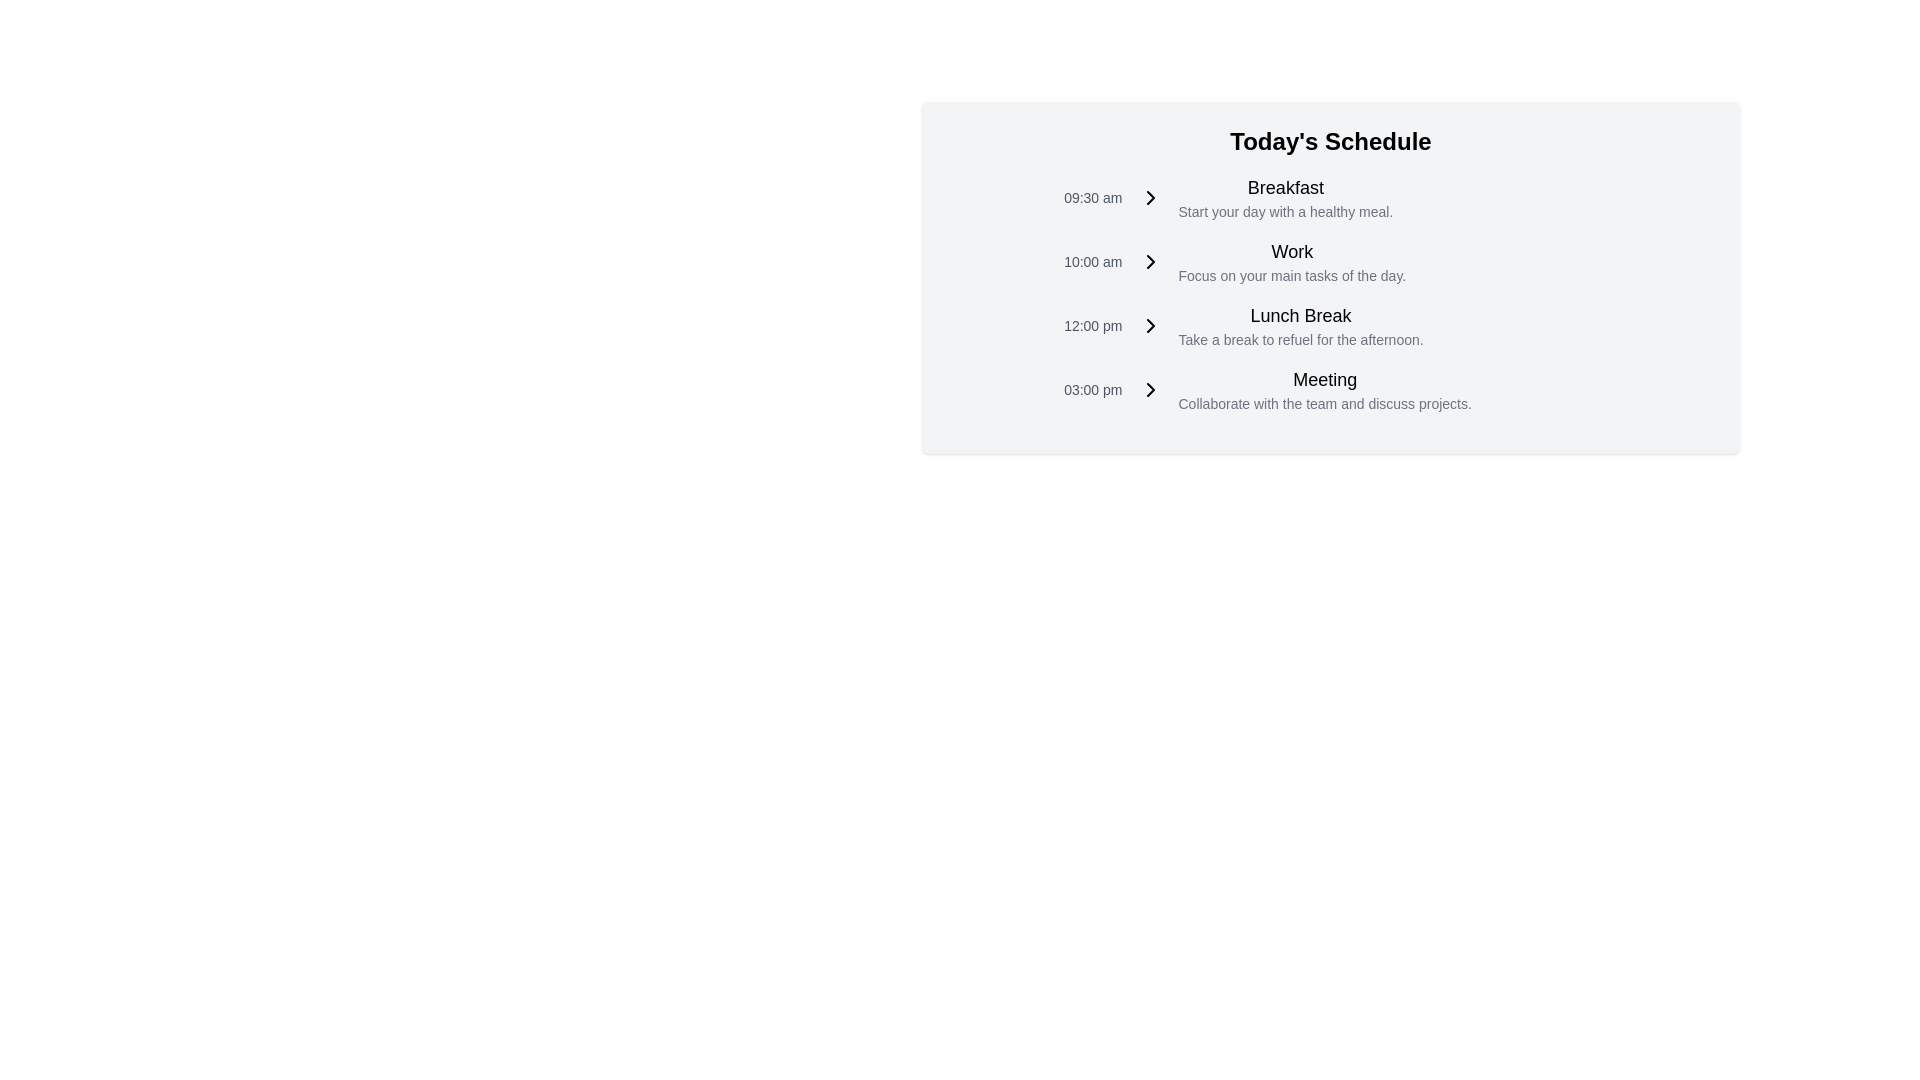 This screenshot has height=1080, width=1920. I want to click on the 'Lunch Break' text heading, which is styled in bold and larger font size, located under the '12:00 pm' time slot in the schedule layout, so click(1300, 315).